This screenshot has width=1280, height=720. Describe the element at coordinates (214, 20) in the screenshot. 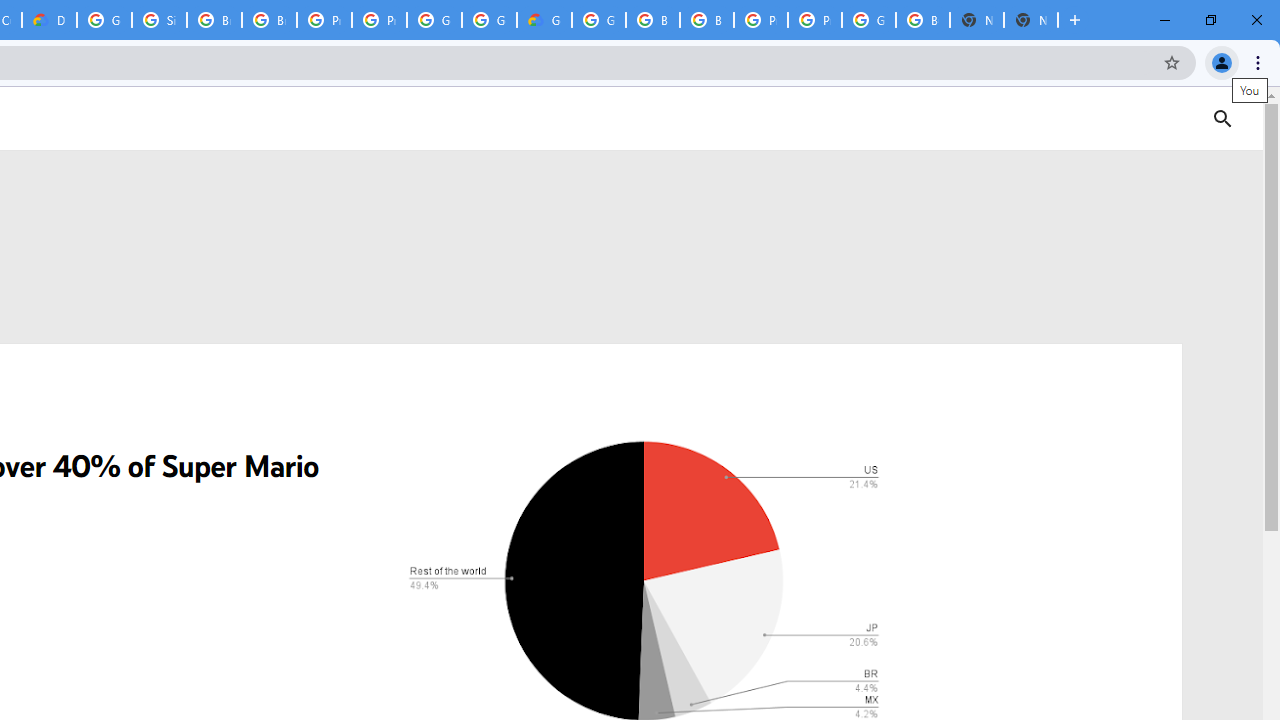

I see `'Browse Chrome as a guest - Computer - Google Chrome Help'` at that location.